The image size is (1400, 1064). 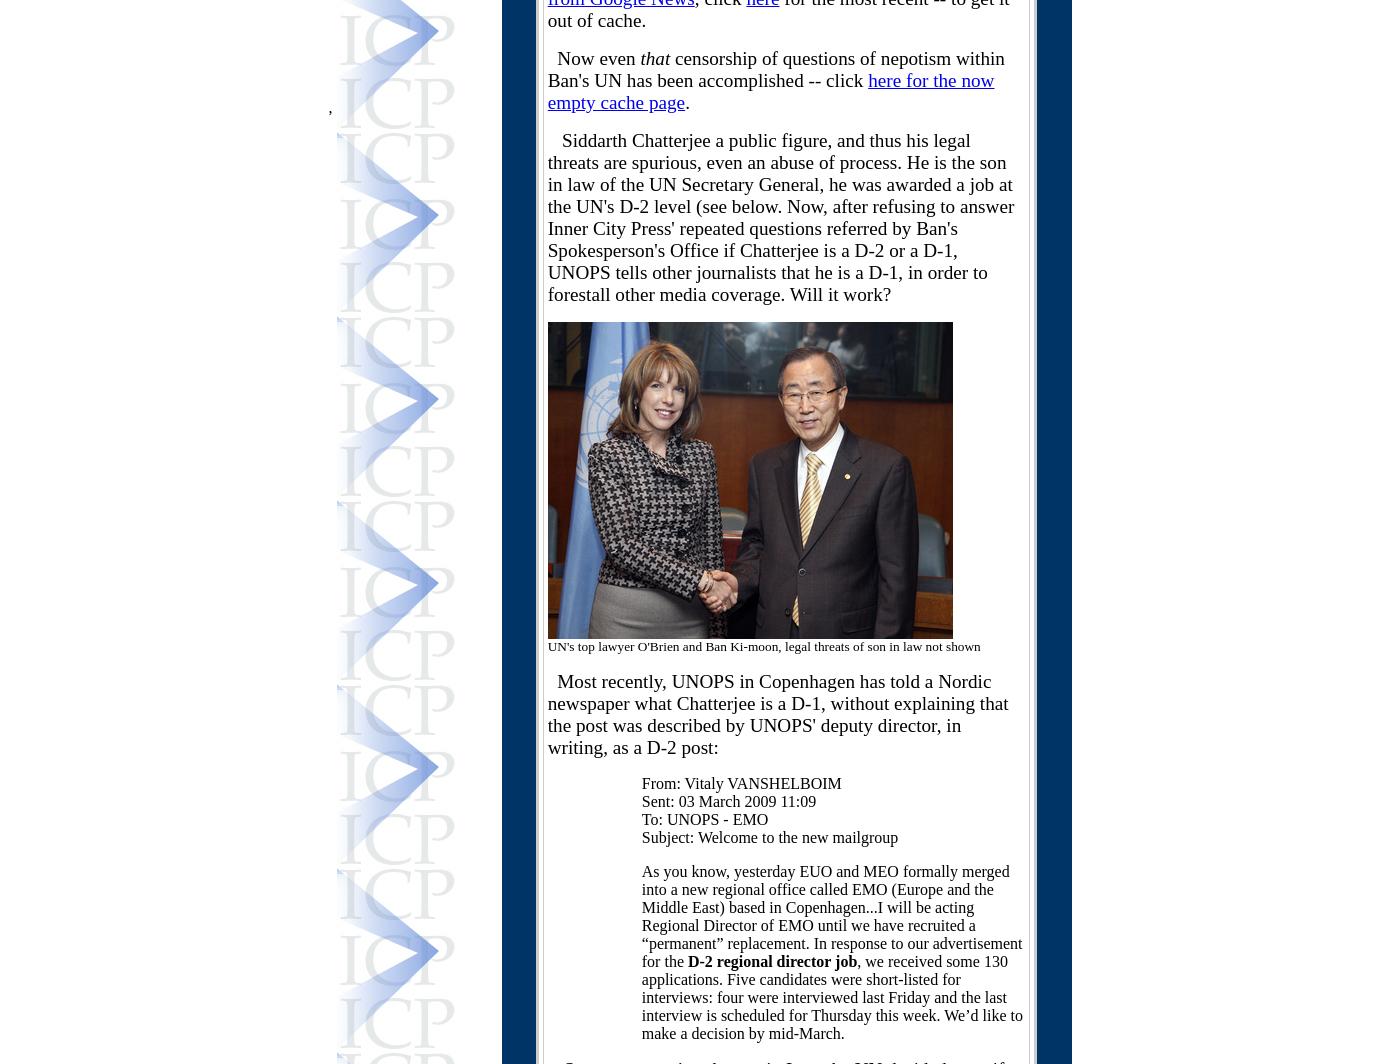 I want to click on 'Now even', so click(x=593, y=58).